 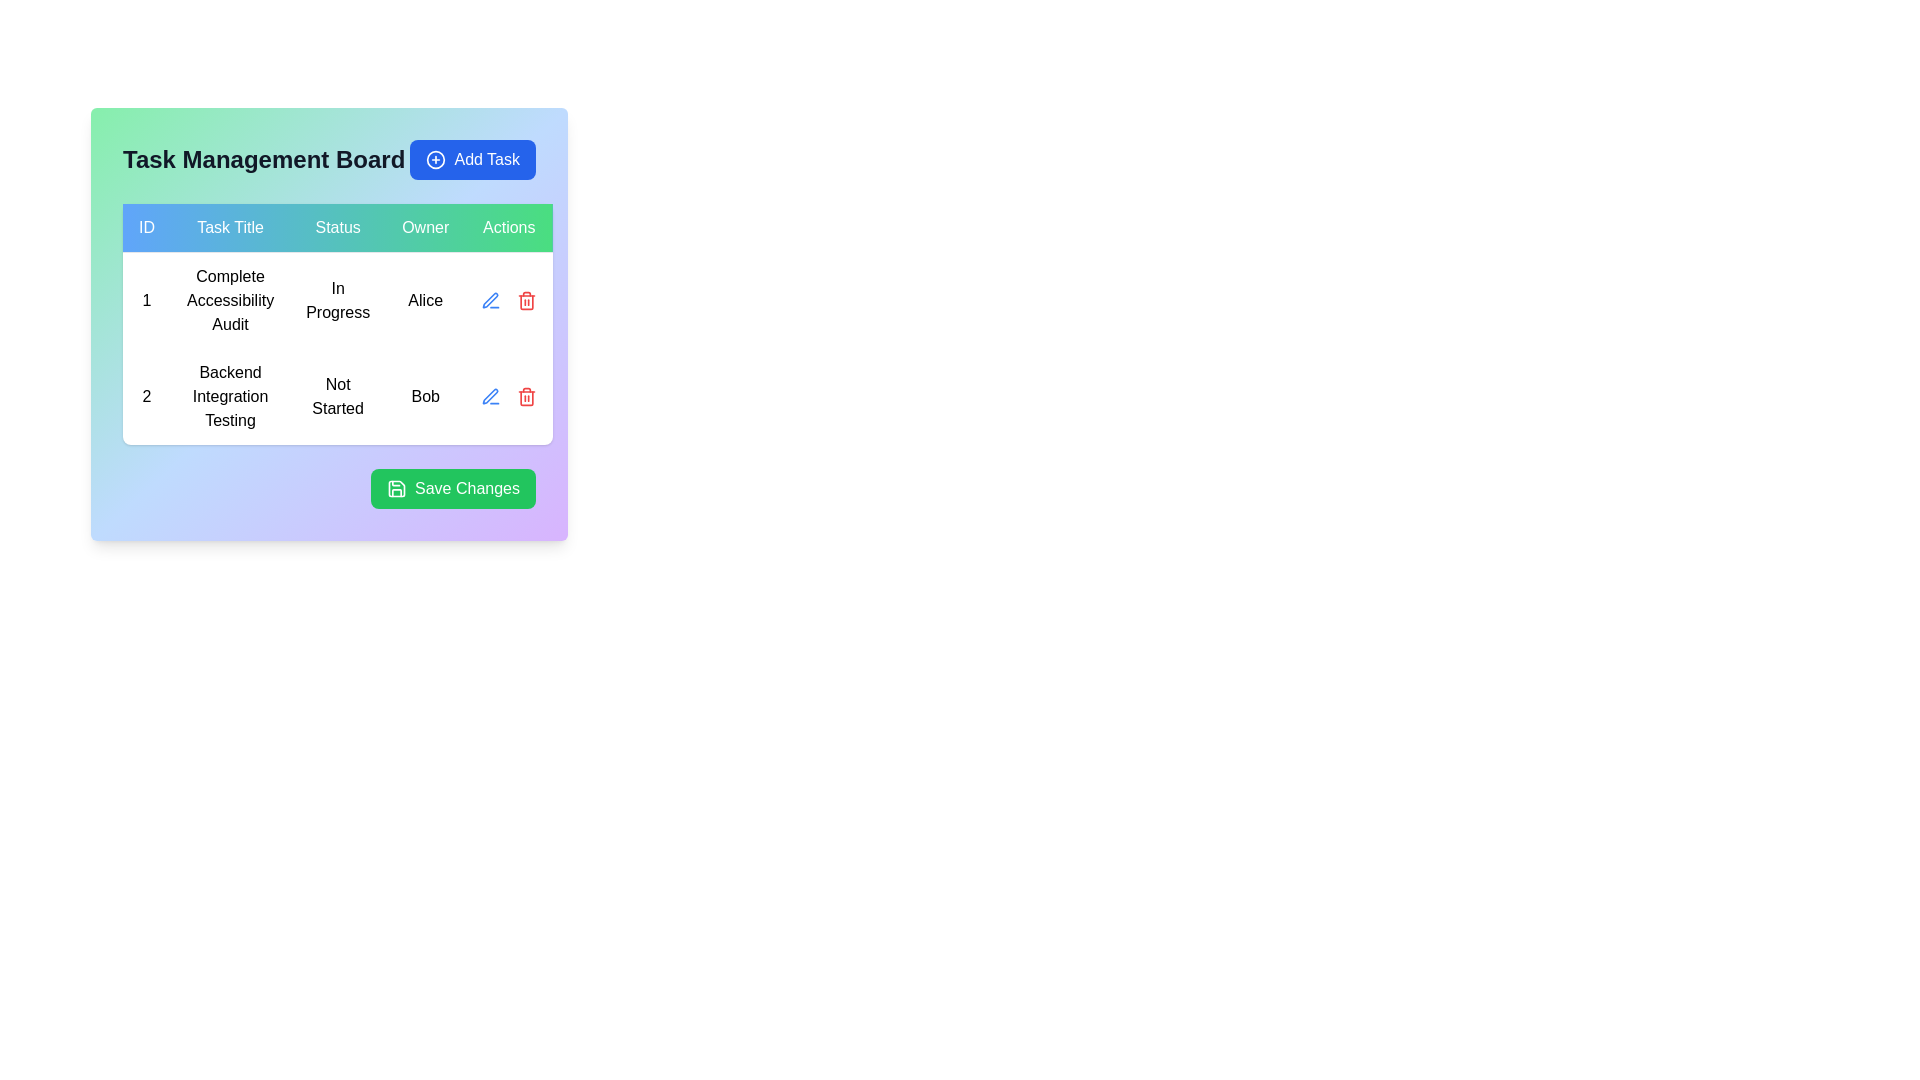 What do you see at coordinates (329, 489) in the screenshot?
I see `the 'Save Changes' button located at the bottom right corner of the task management interface` at bounding box center [329, 489].